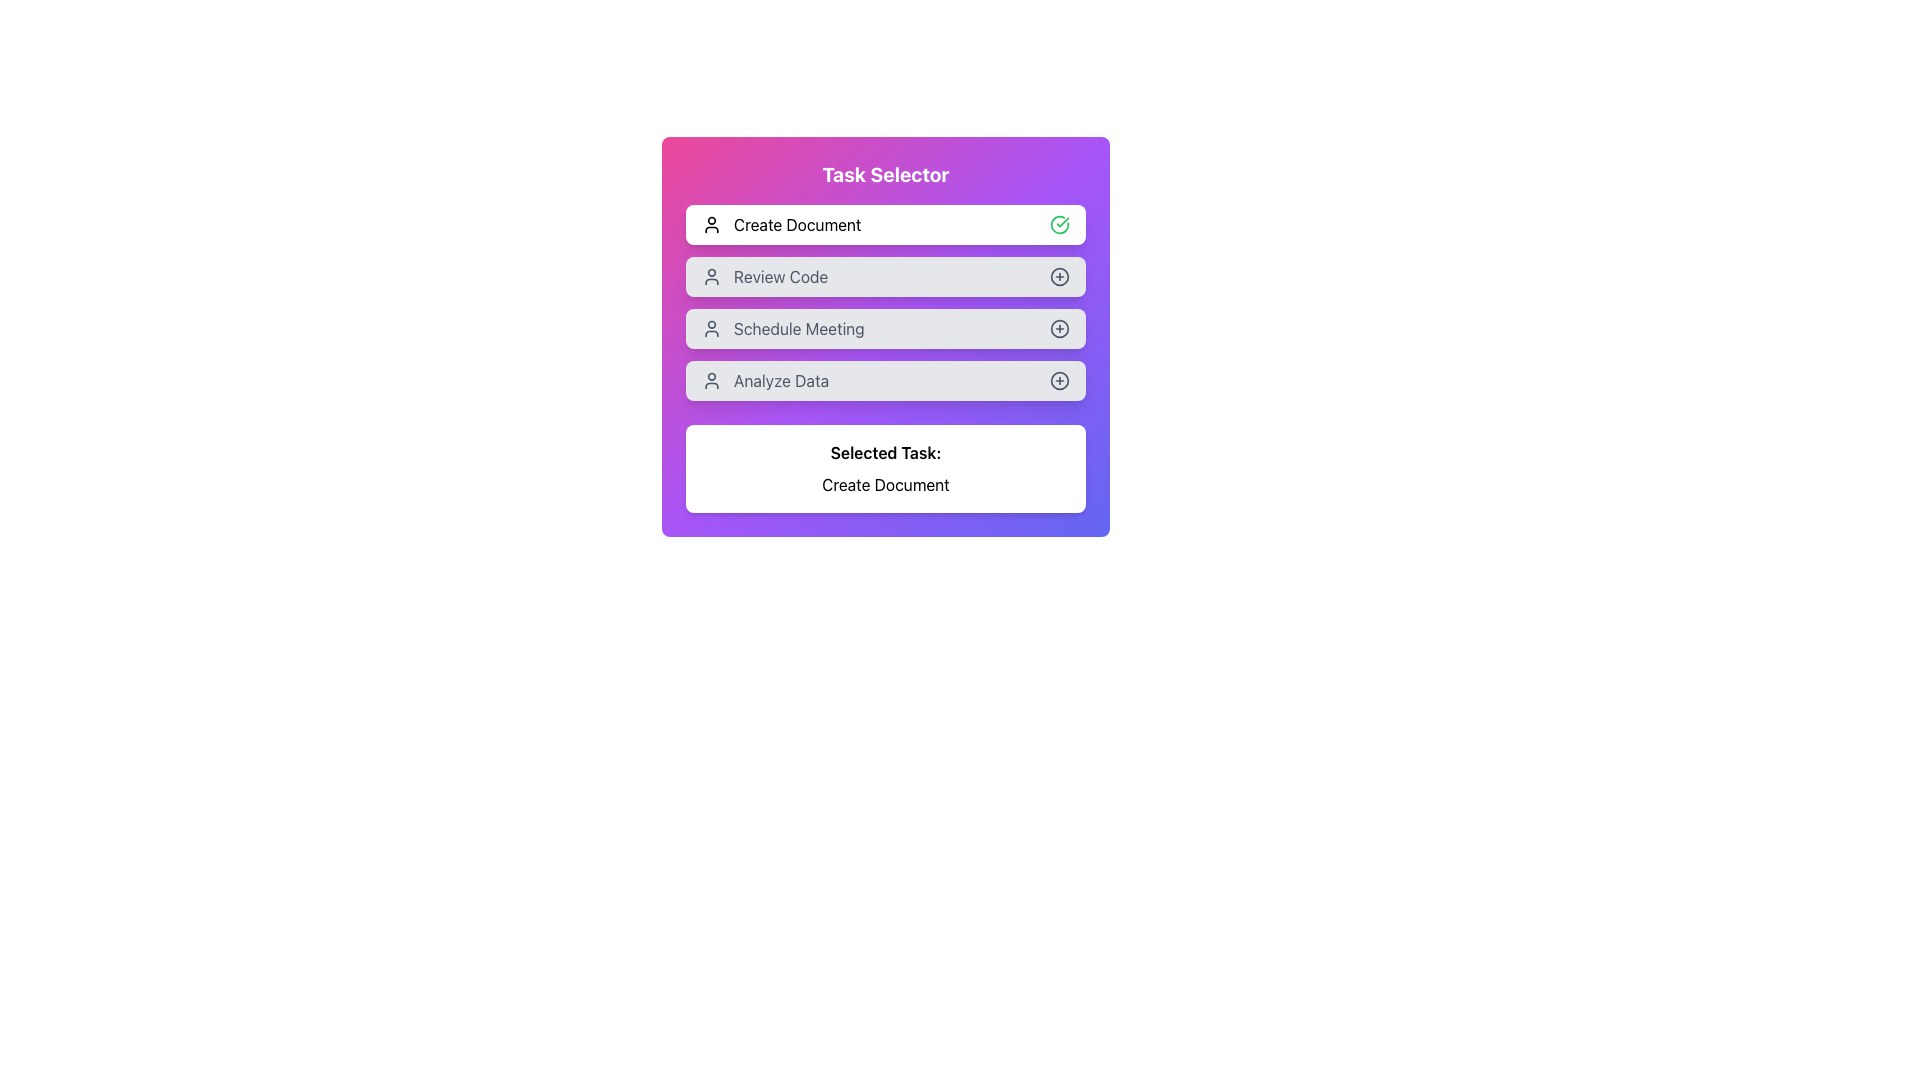 This screenshot has height=1080, width=1920. What do you see at coordinates (1059, 277) in the screenshot?
I see `the Action Icon at the far right end of the 'Review Code' task entry to initiate its associated action` at bounding box center [1059, 277].